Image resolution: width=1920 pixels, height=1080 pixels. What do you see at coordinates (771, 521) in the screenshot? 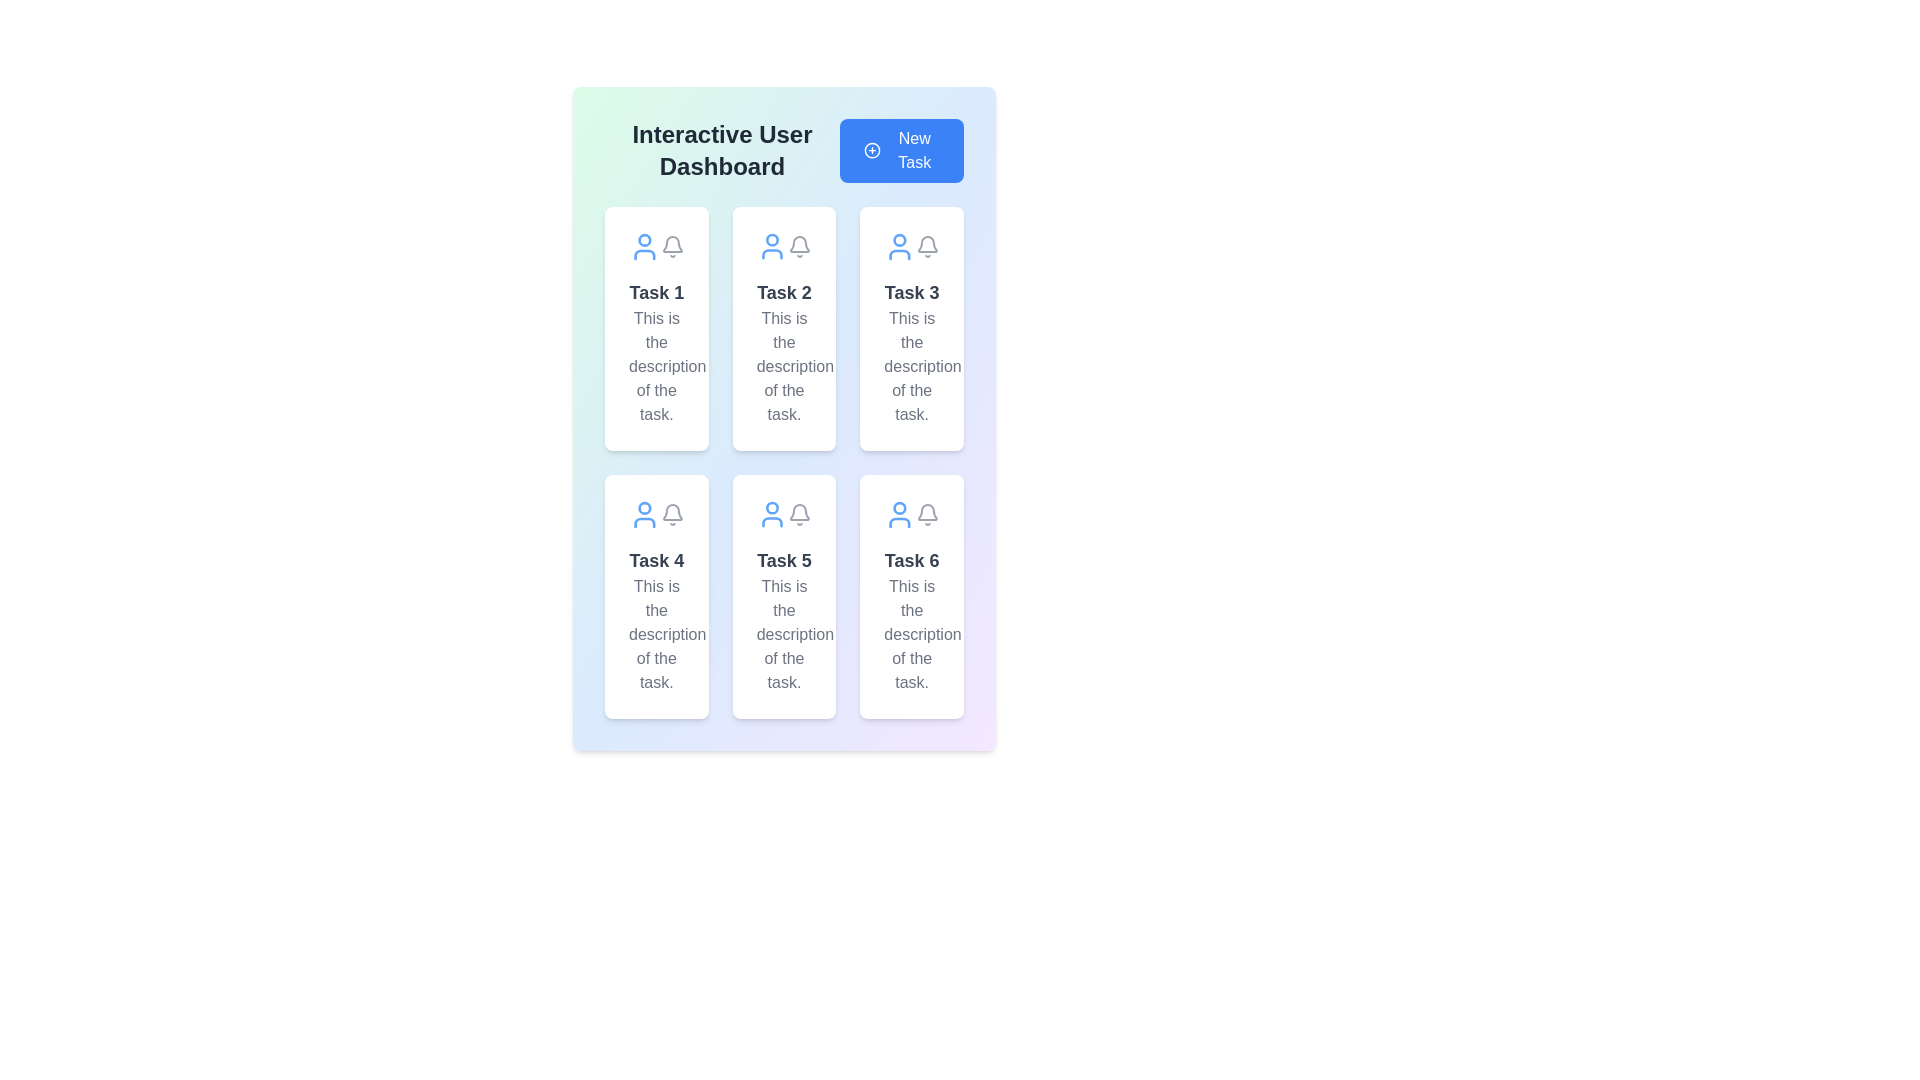
I see `the user profile icon located` at bounding box center [771, 521].